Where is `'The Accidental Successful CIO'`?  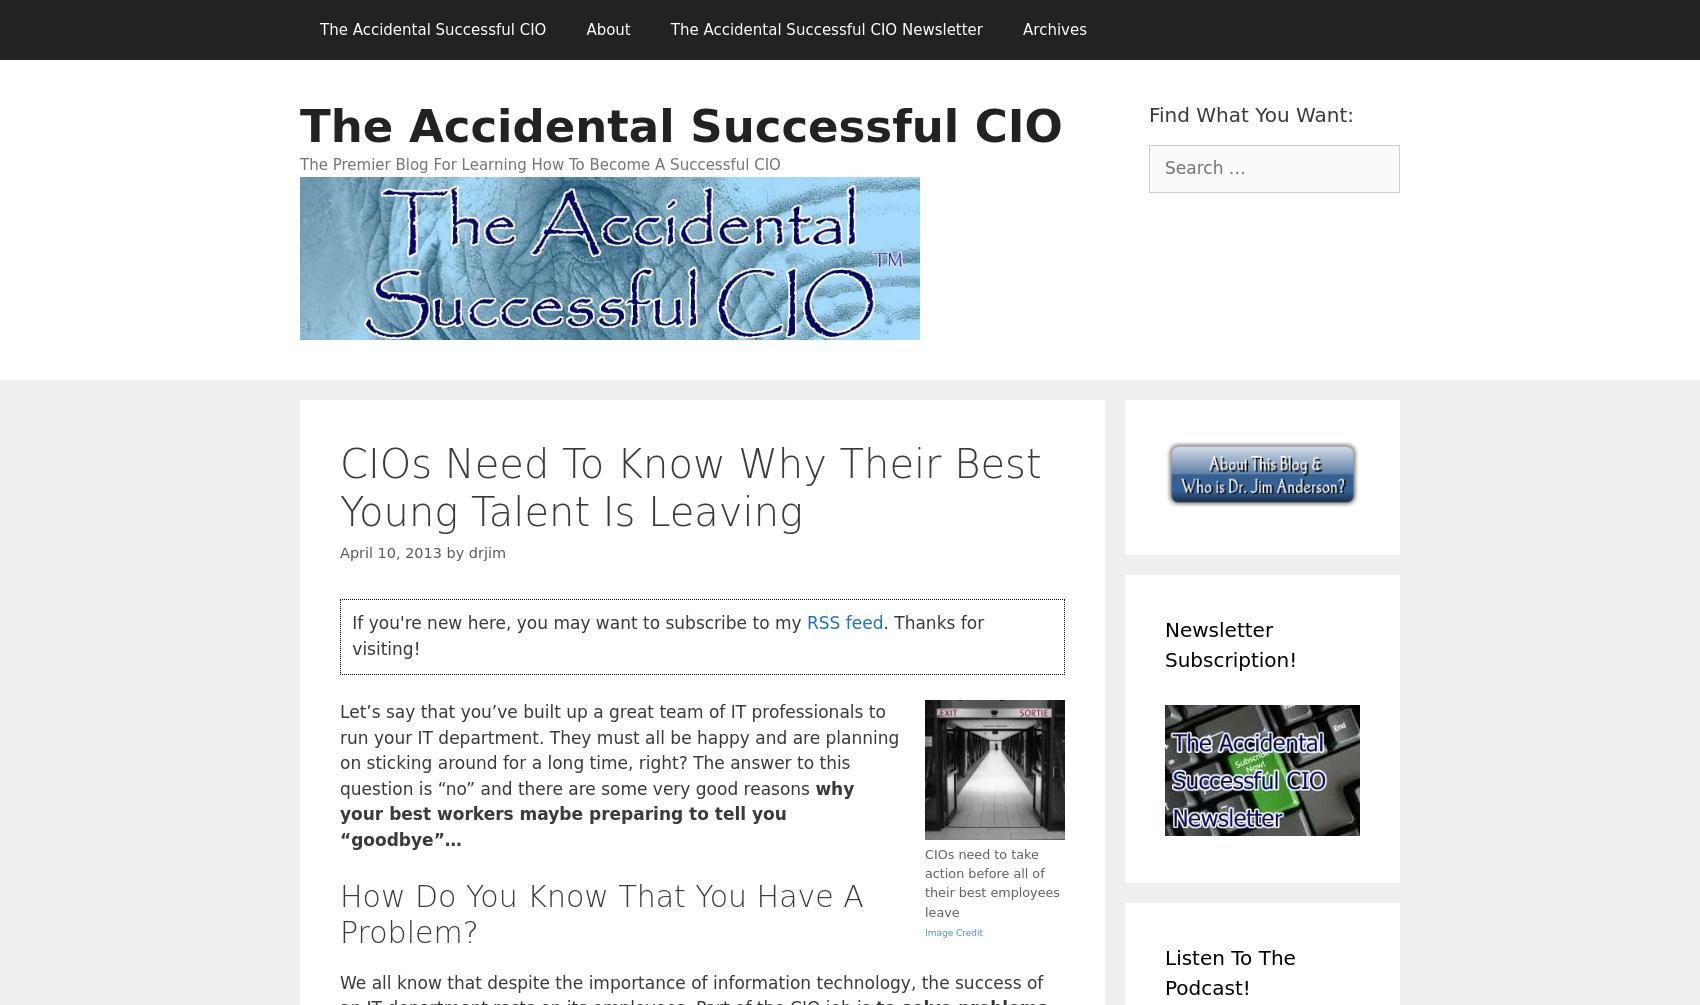 'The Accidental Successful CIO' is located at coordinates (300, 126).